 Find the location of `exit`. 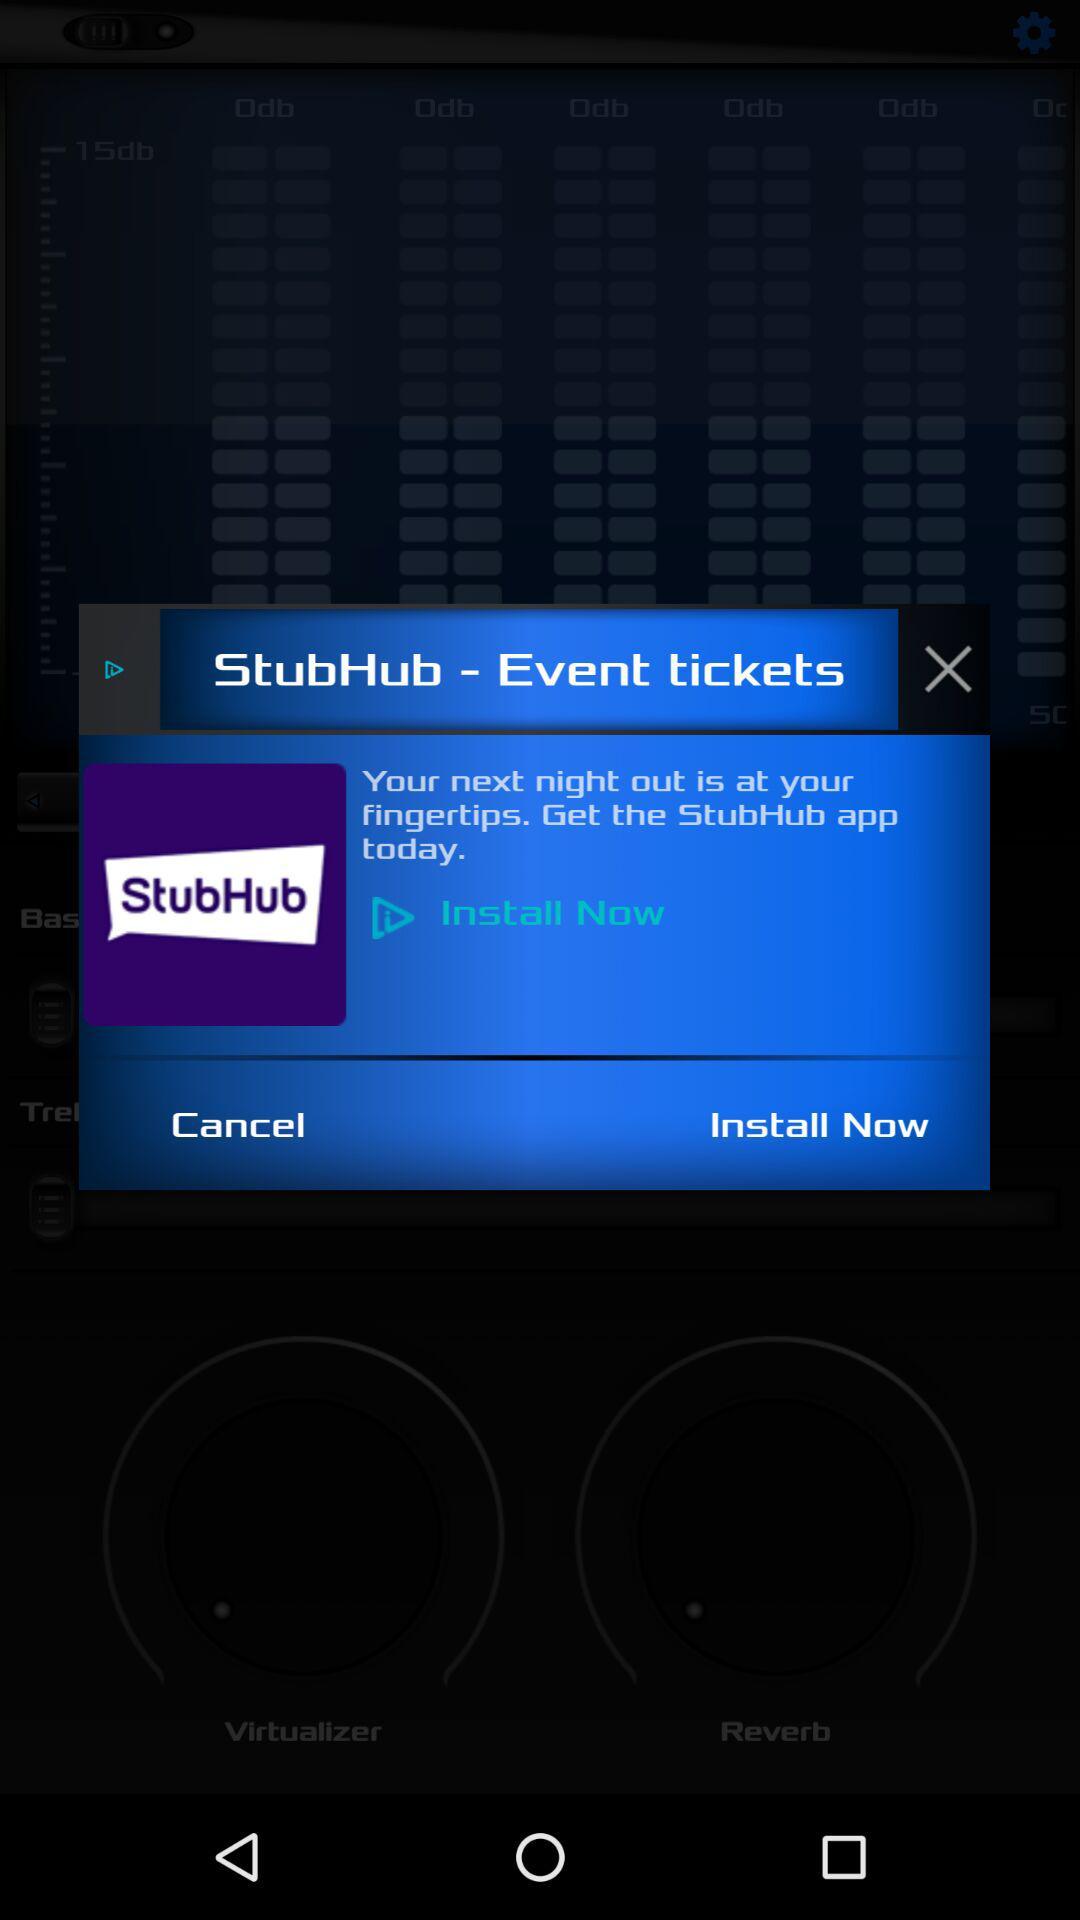

exit is located at coordinates (958, 668).